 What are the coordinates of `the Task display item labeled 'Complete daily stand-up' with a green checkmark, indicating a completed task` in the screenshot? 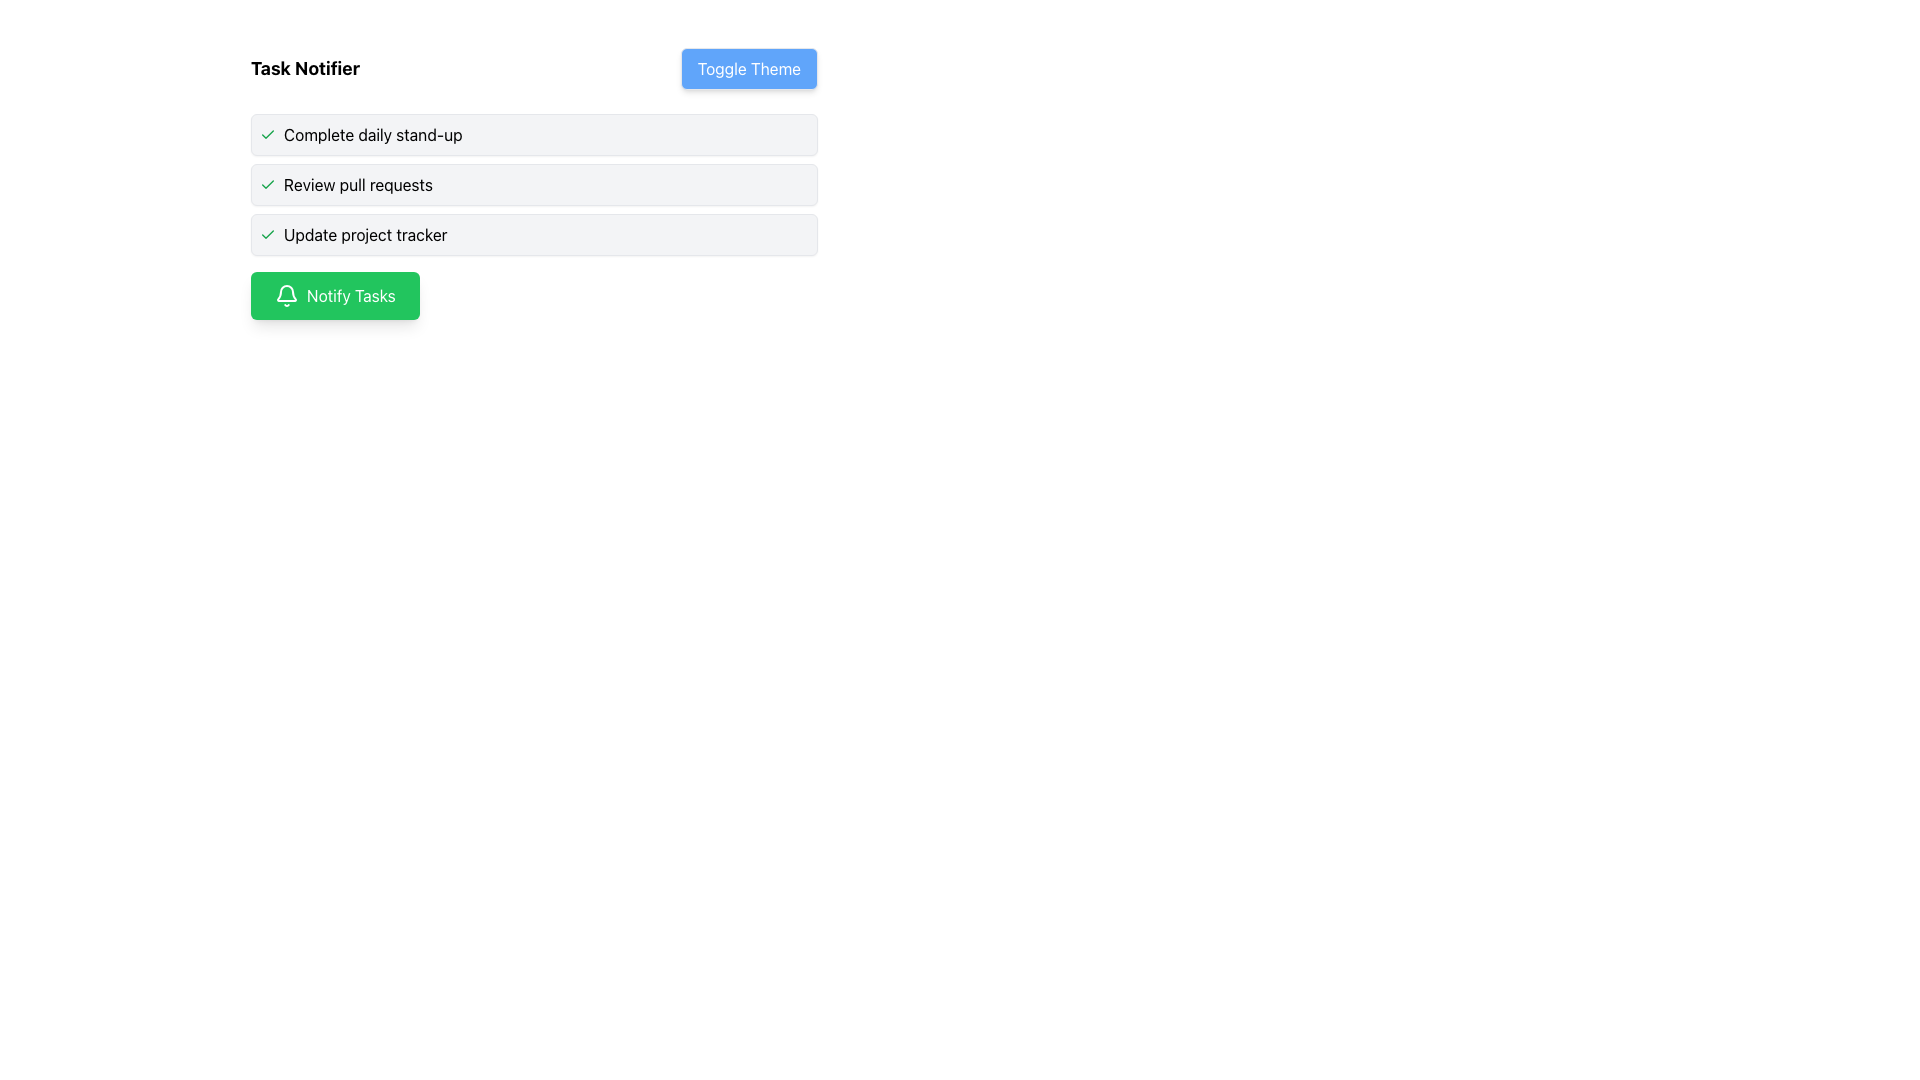 It's located at (534, 135).